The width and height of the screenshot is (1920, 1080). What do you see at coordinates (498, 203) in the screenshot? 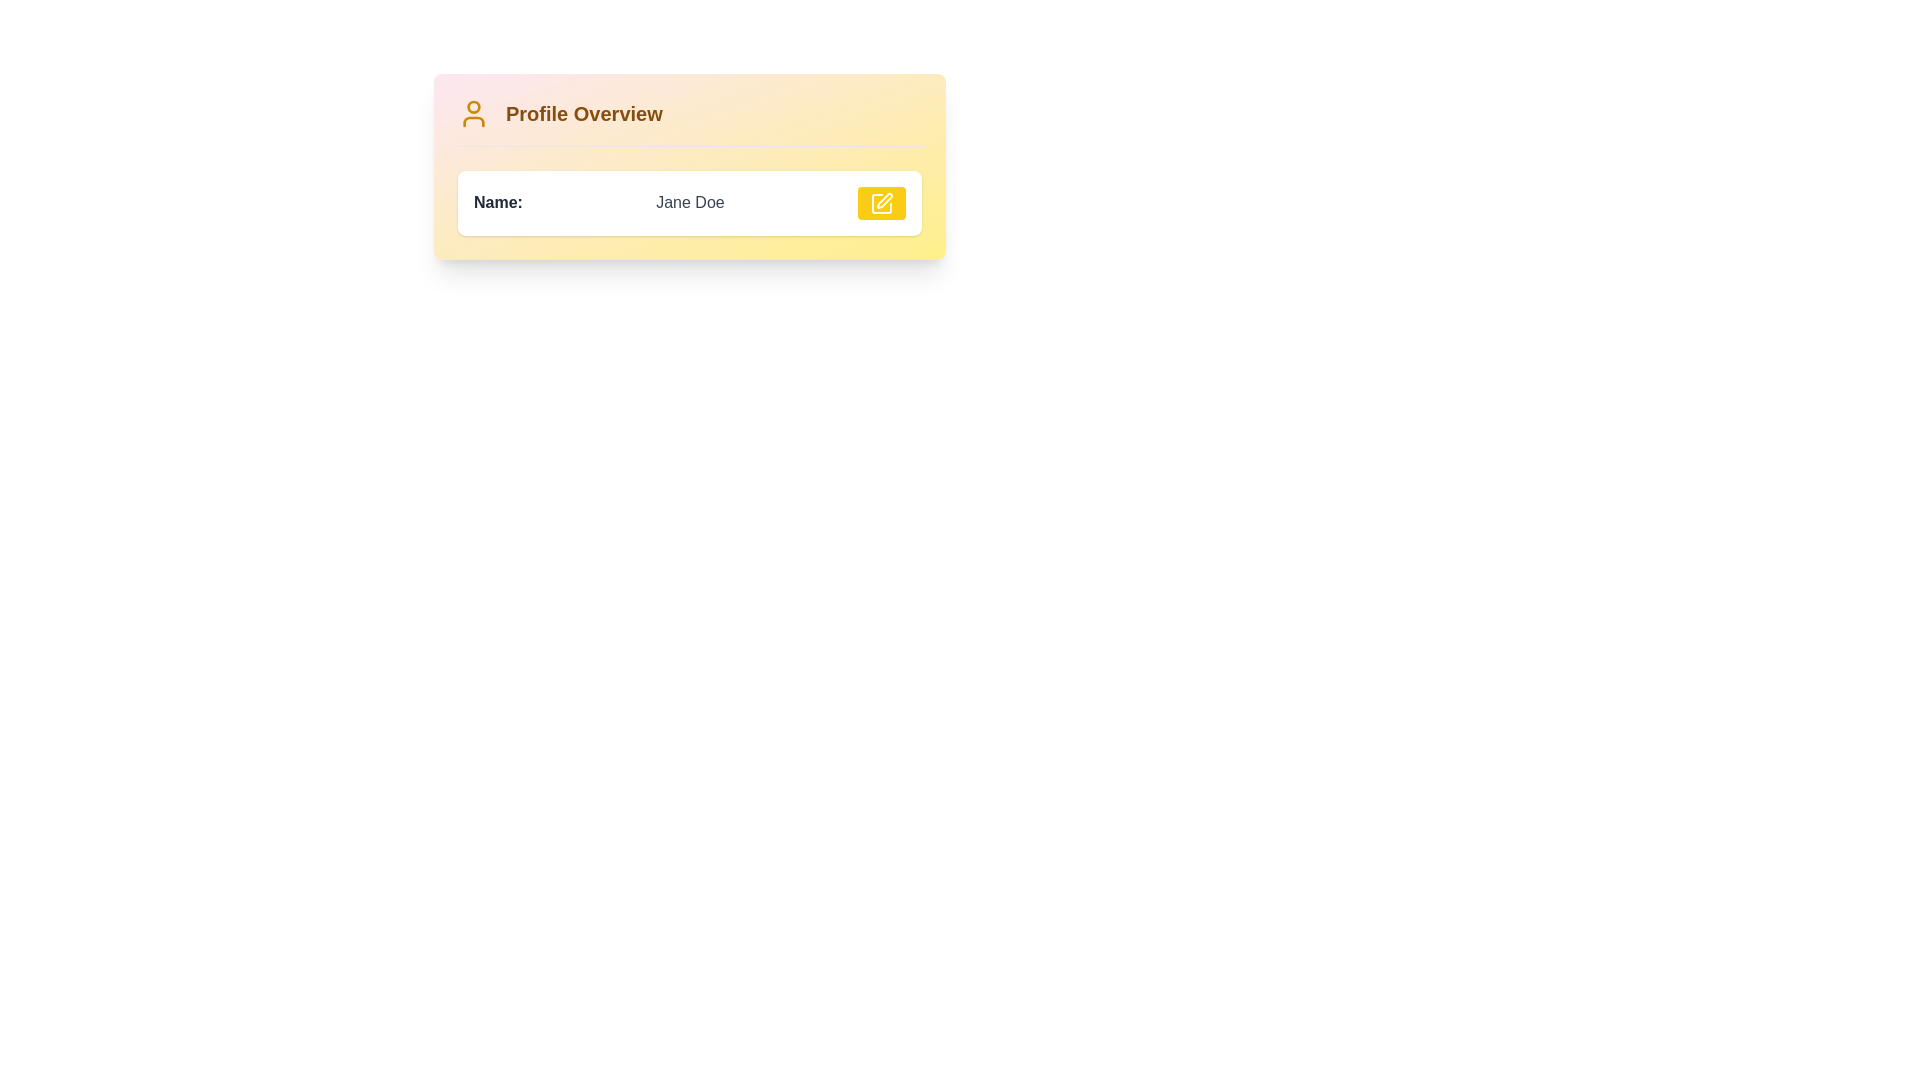
I see `the text label indicating the purpose of the adjacent user's name, which is located to the left of the text displaying 'Jane Doe.'` at bounding box center [498, 203].